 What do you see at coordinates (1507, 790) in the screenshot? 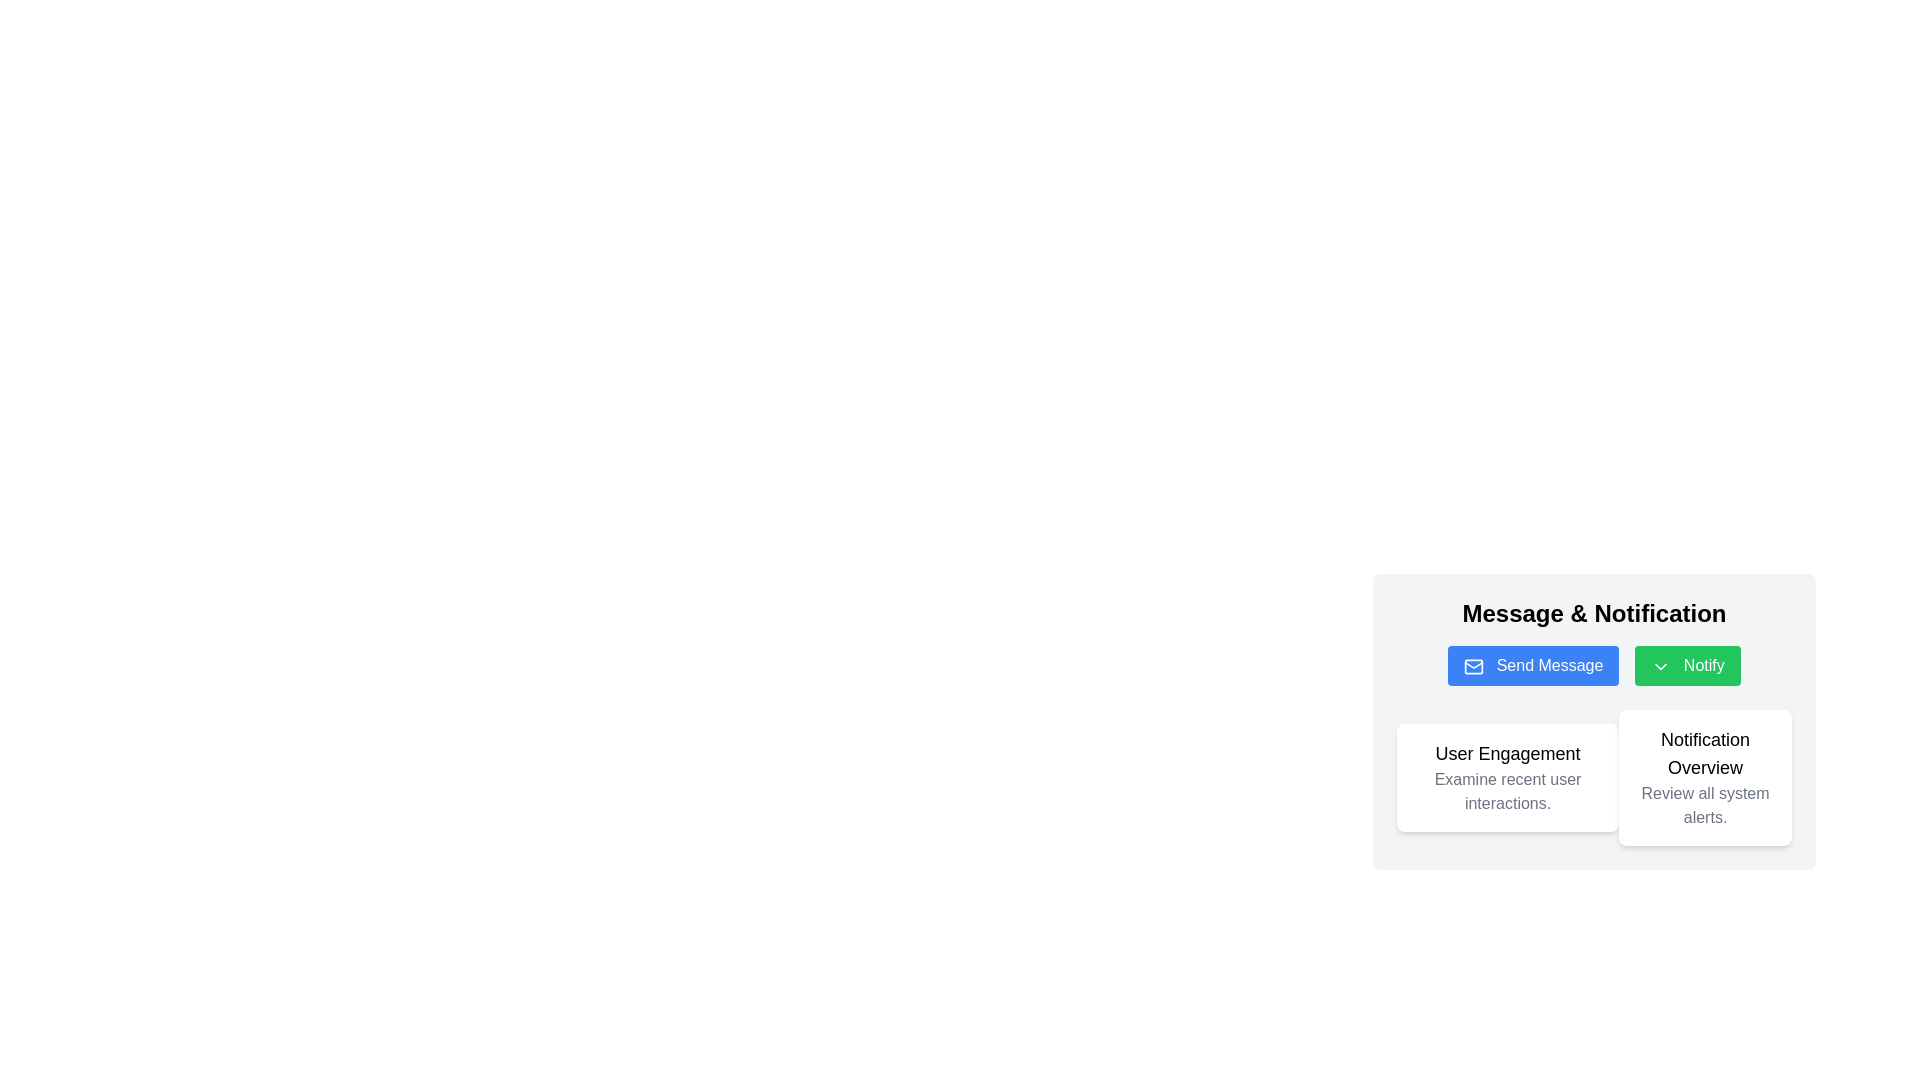
I see `the text 'Examine recent user interactions.' which is styled in a lighter gray font and located within a white rounded card titled 'User Engagement'` at bounding box center [1507, 790].